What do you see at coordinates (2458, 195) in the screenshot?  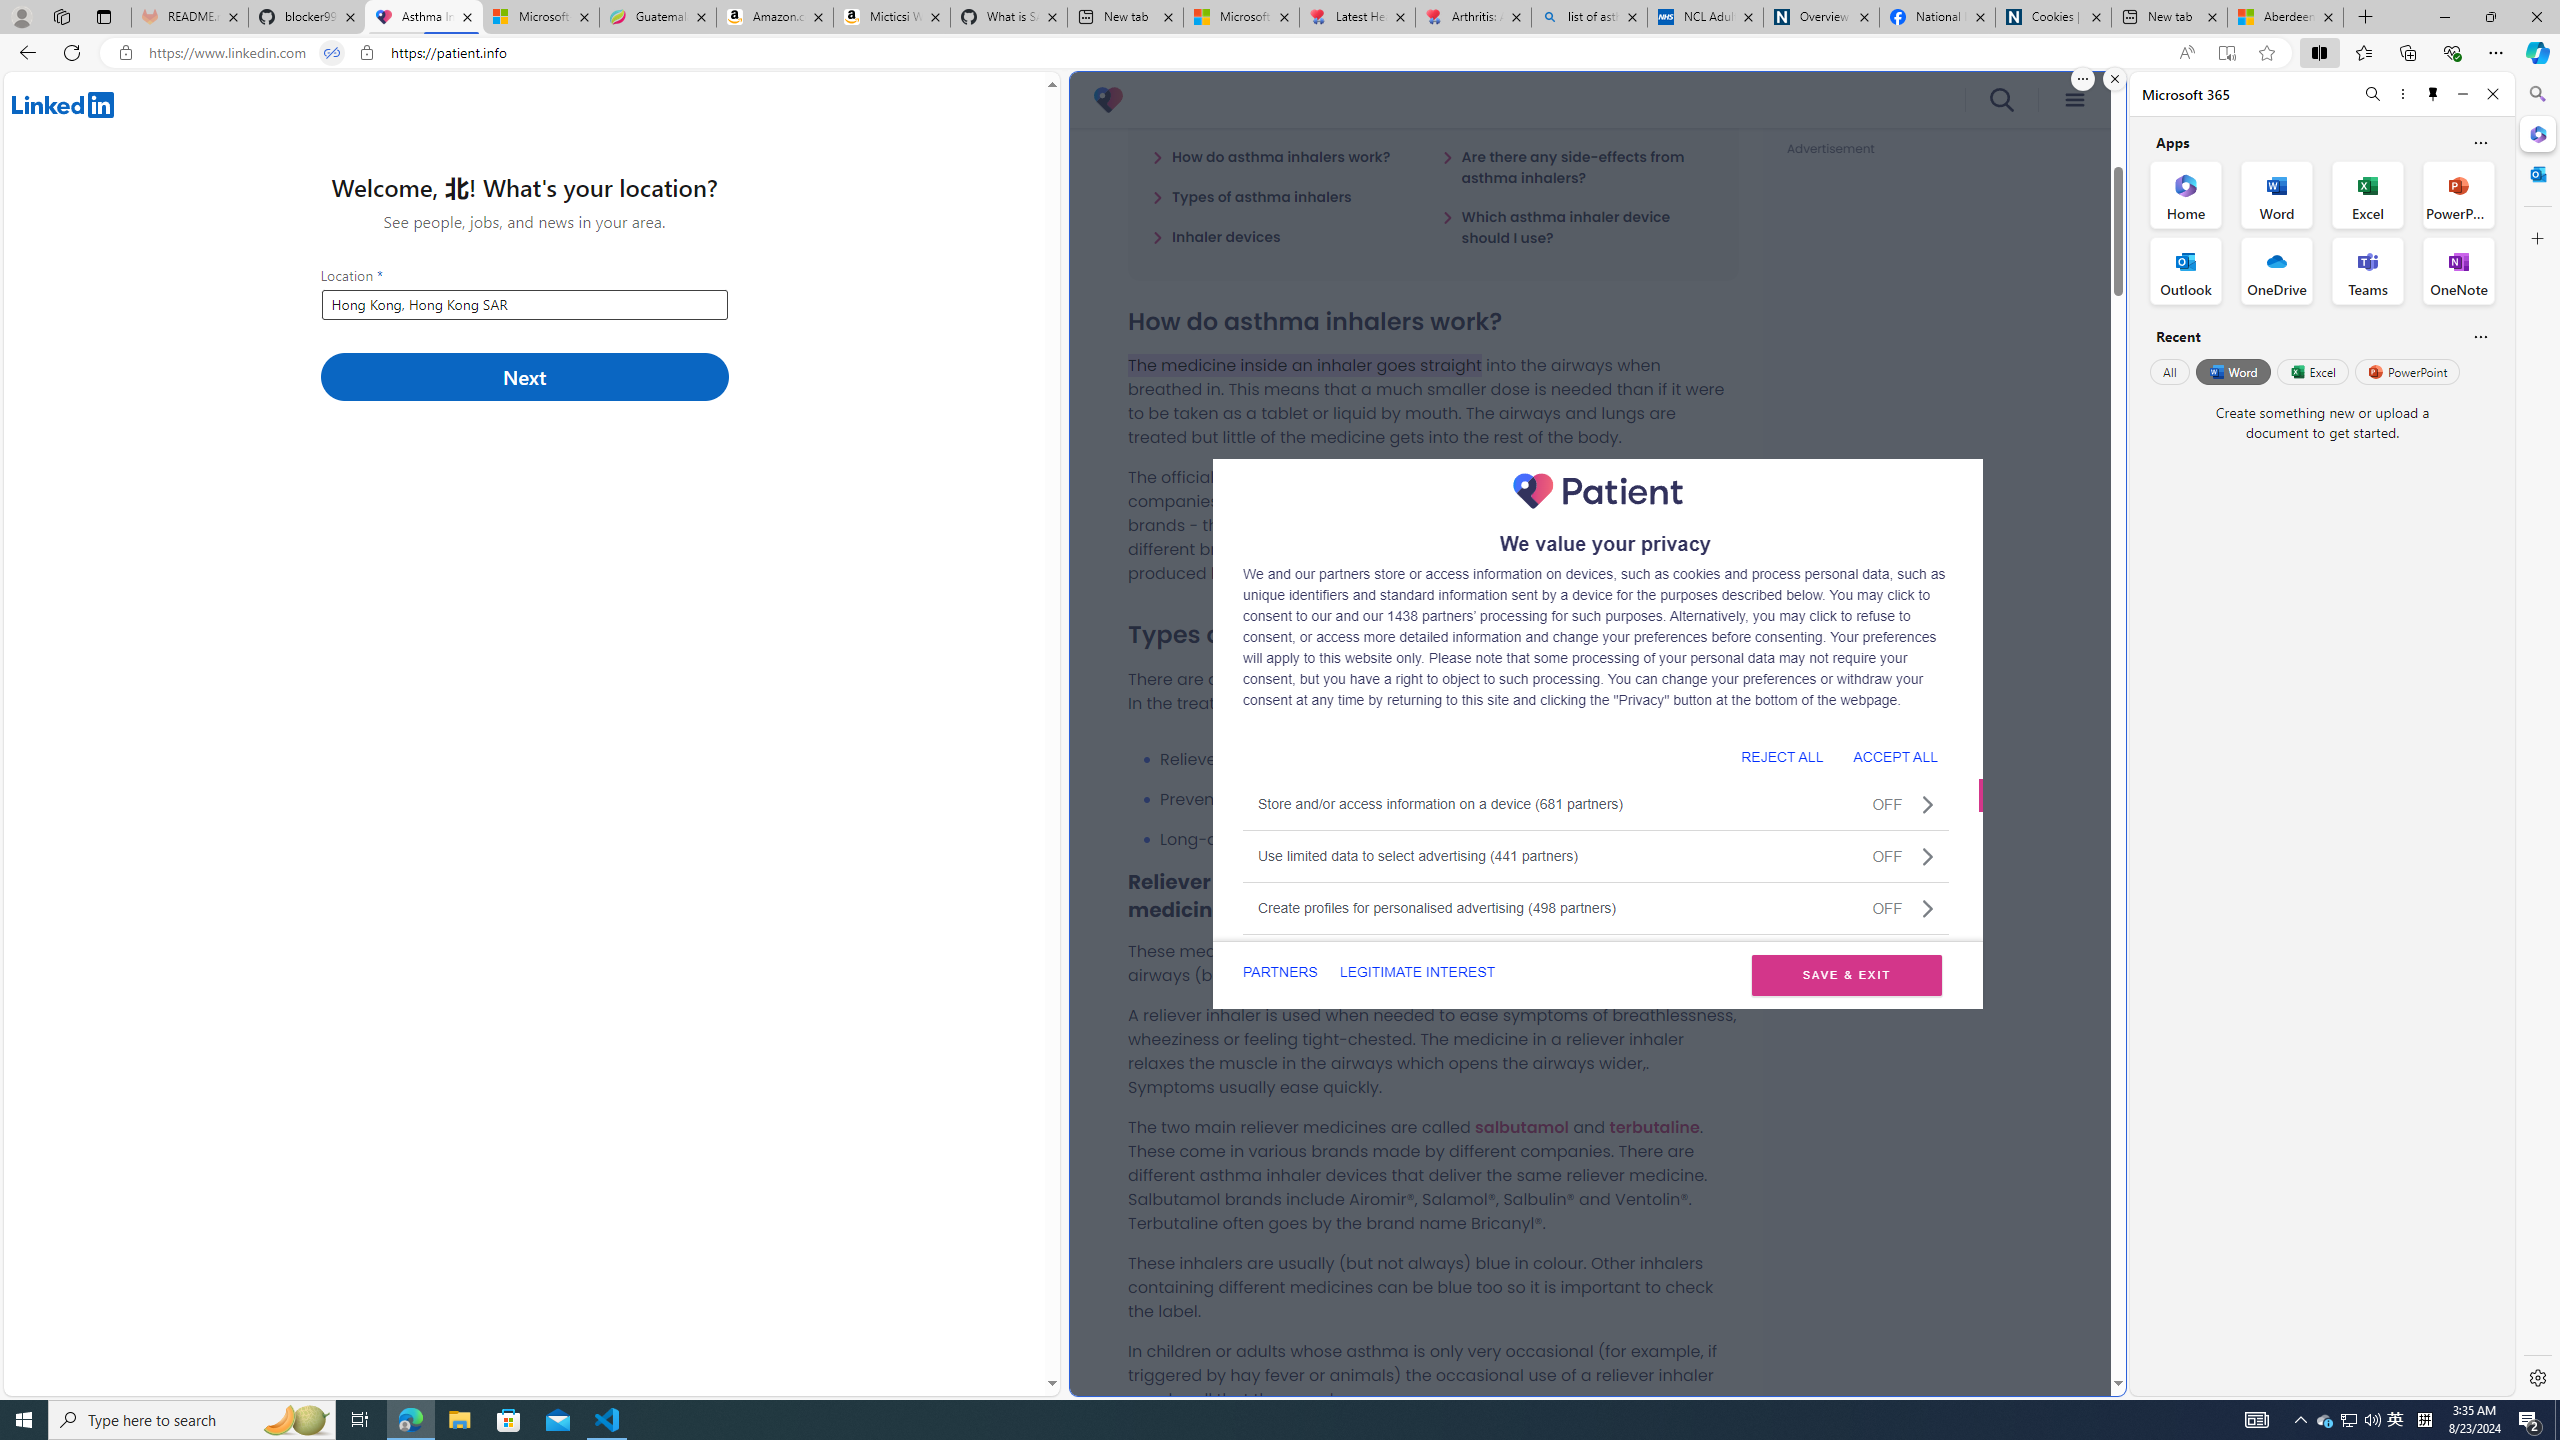 I see `'PowerPoint Office App'` at bounding box center [2458, 195].